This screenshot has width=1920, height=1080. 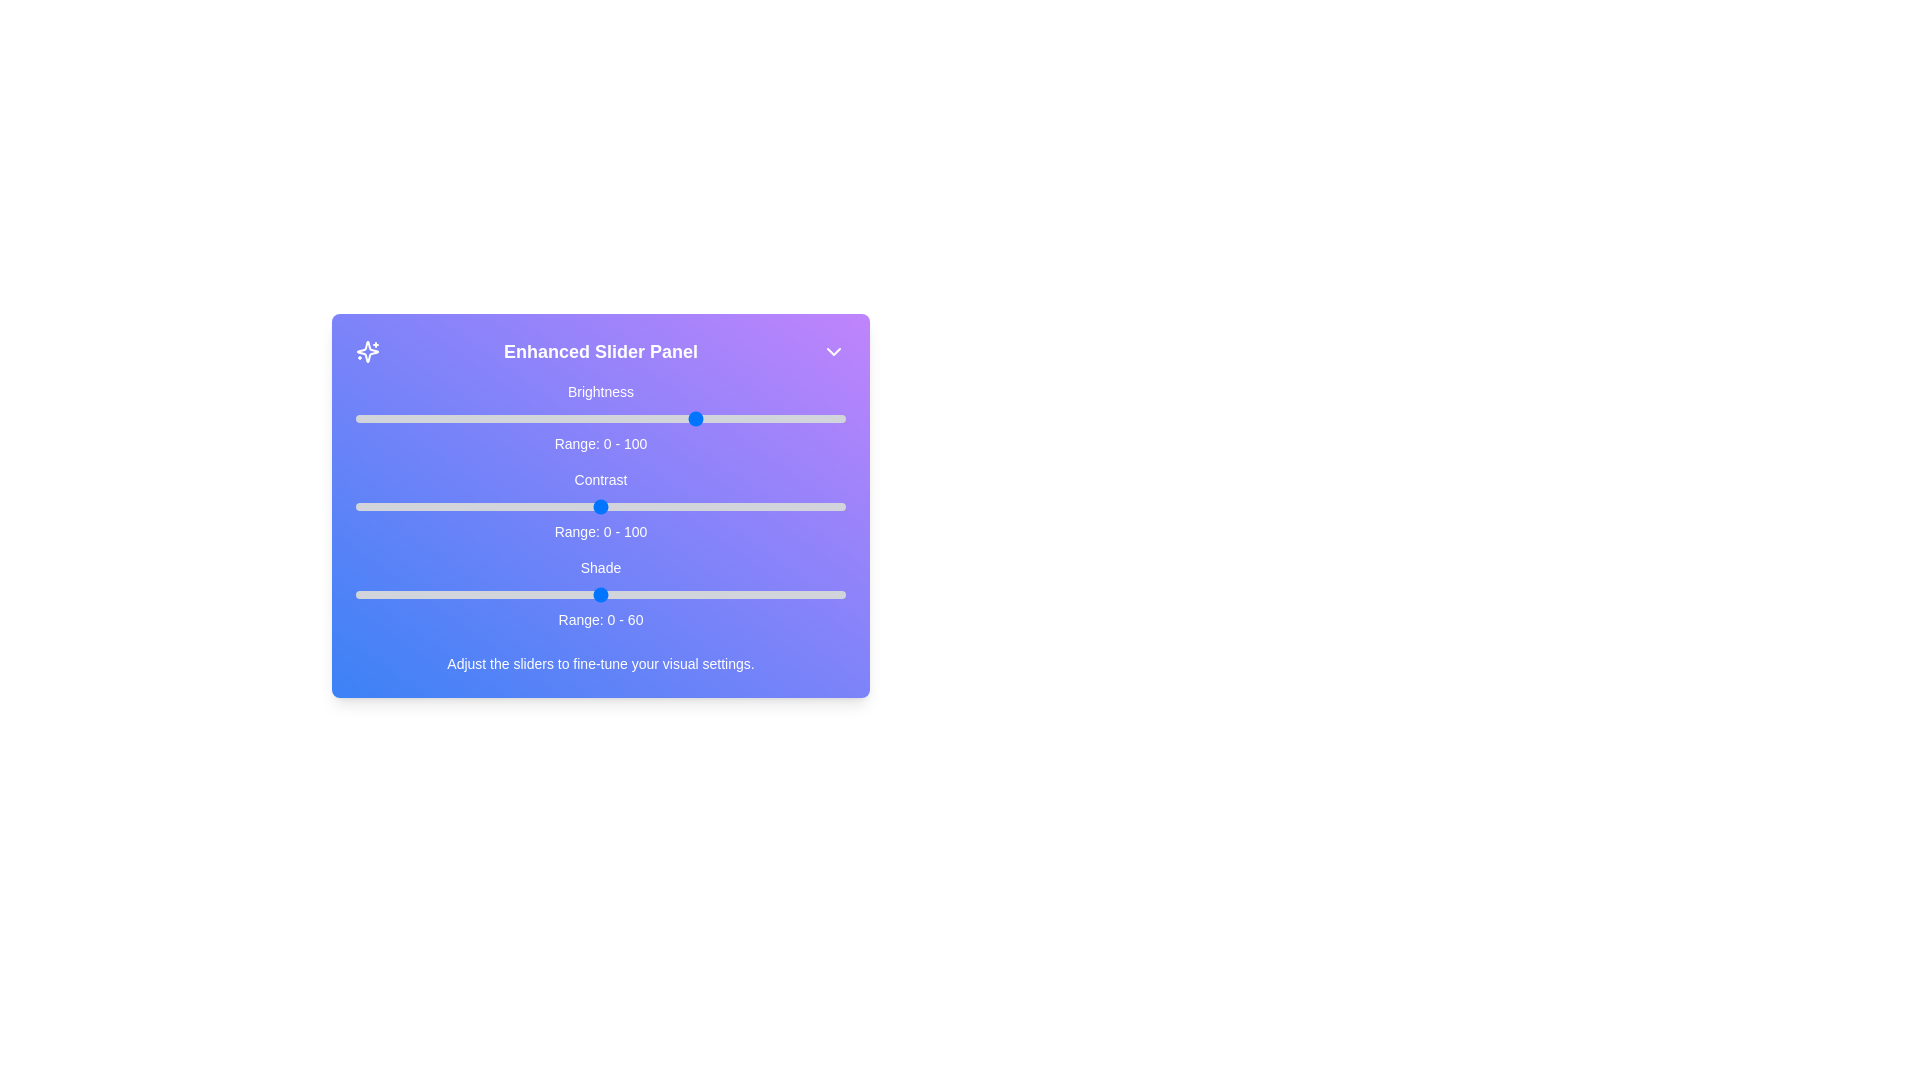 I want to click on the 1 slider to 25, so click(x=477, y=505).